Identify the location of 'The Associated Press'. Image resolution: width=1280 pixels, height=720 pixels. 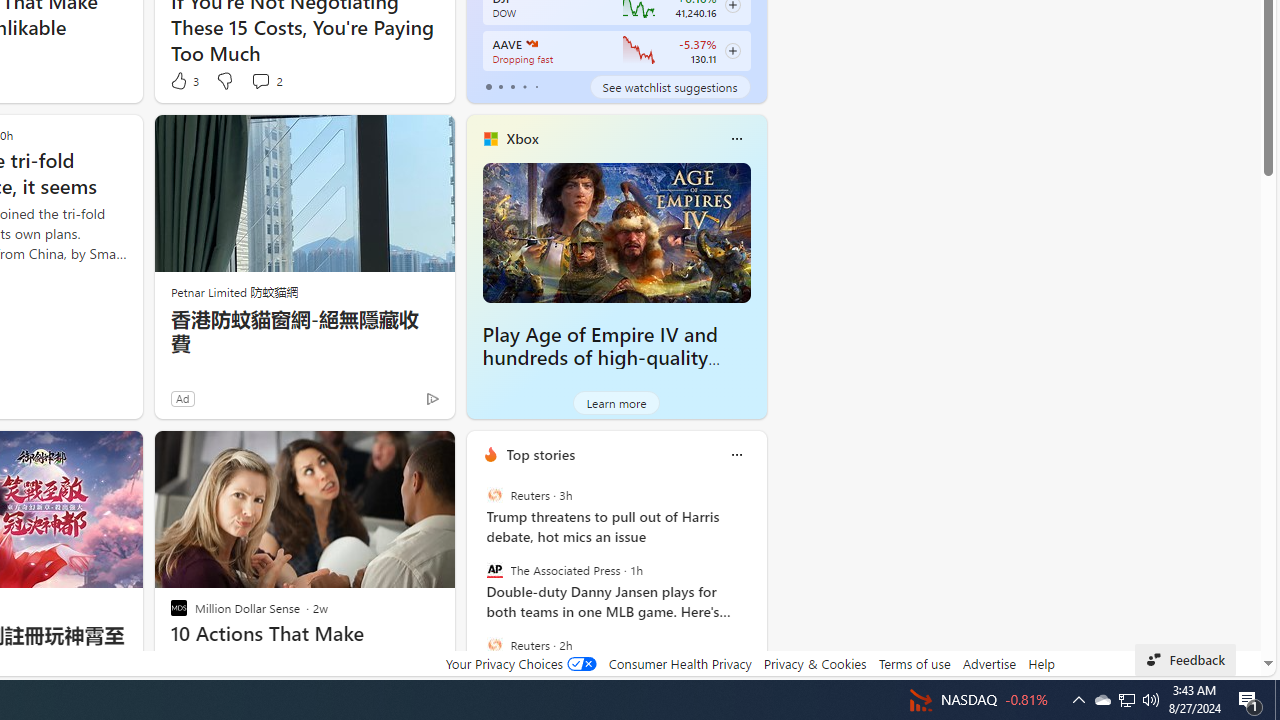
(494, 570).